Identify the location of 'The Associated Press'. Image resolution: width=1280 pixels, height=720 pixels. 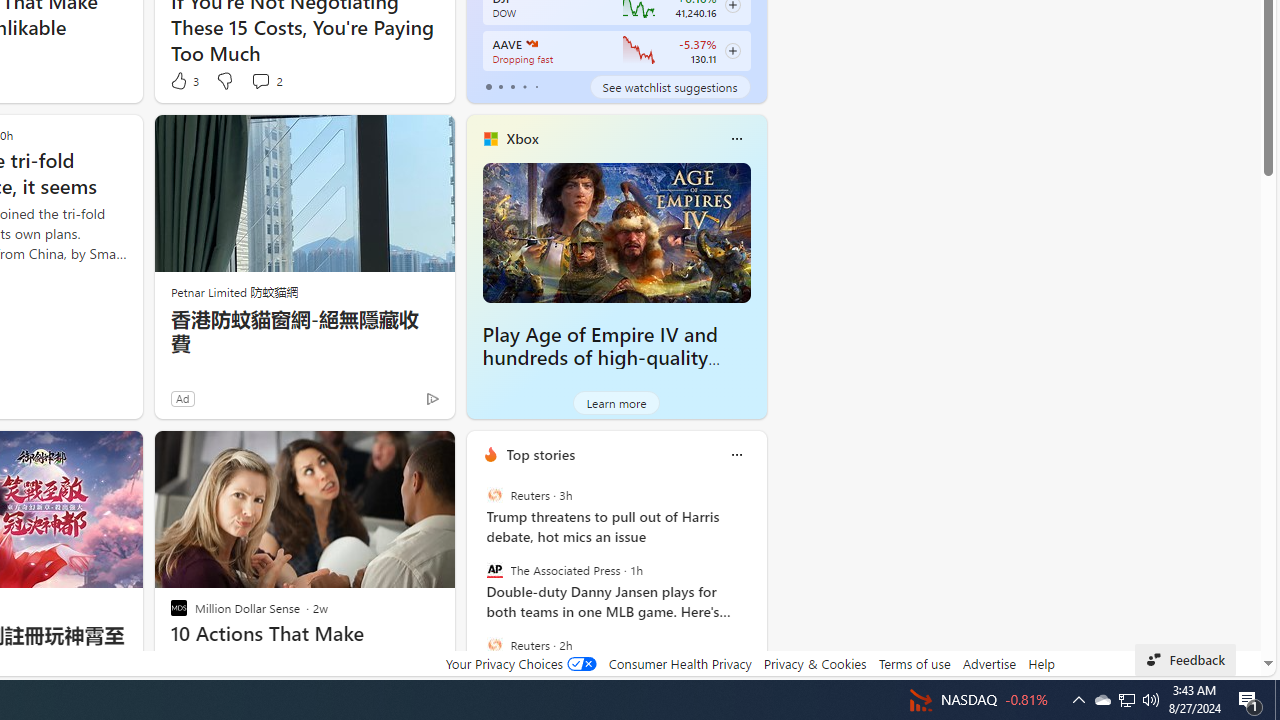
(494, 570).